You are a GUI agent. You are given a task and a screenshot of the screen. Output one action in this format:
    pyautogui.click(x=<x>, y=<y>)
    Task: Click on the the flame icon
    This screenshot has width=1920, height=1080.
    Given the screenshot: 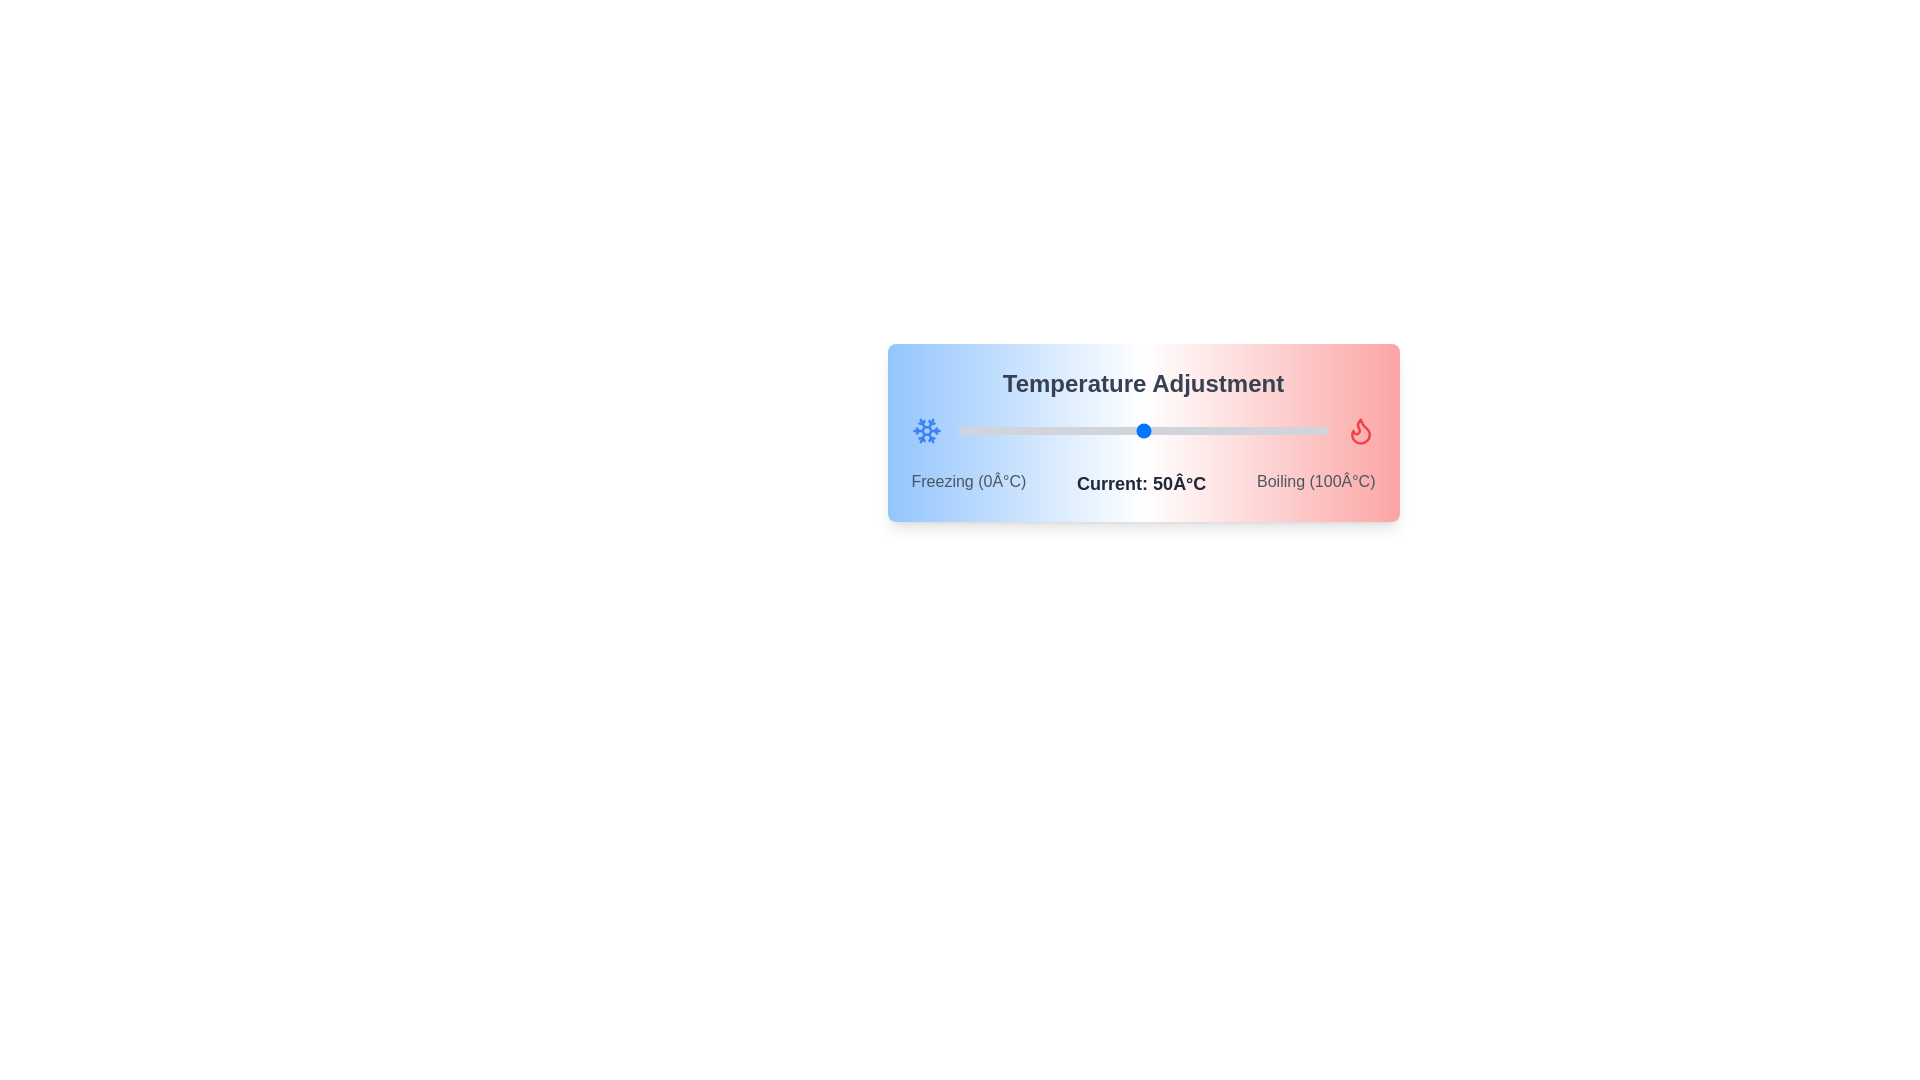 What is the action you would take?
    pyautogui.click(x=1360, y=430)
    